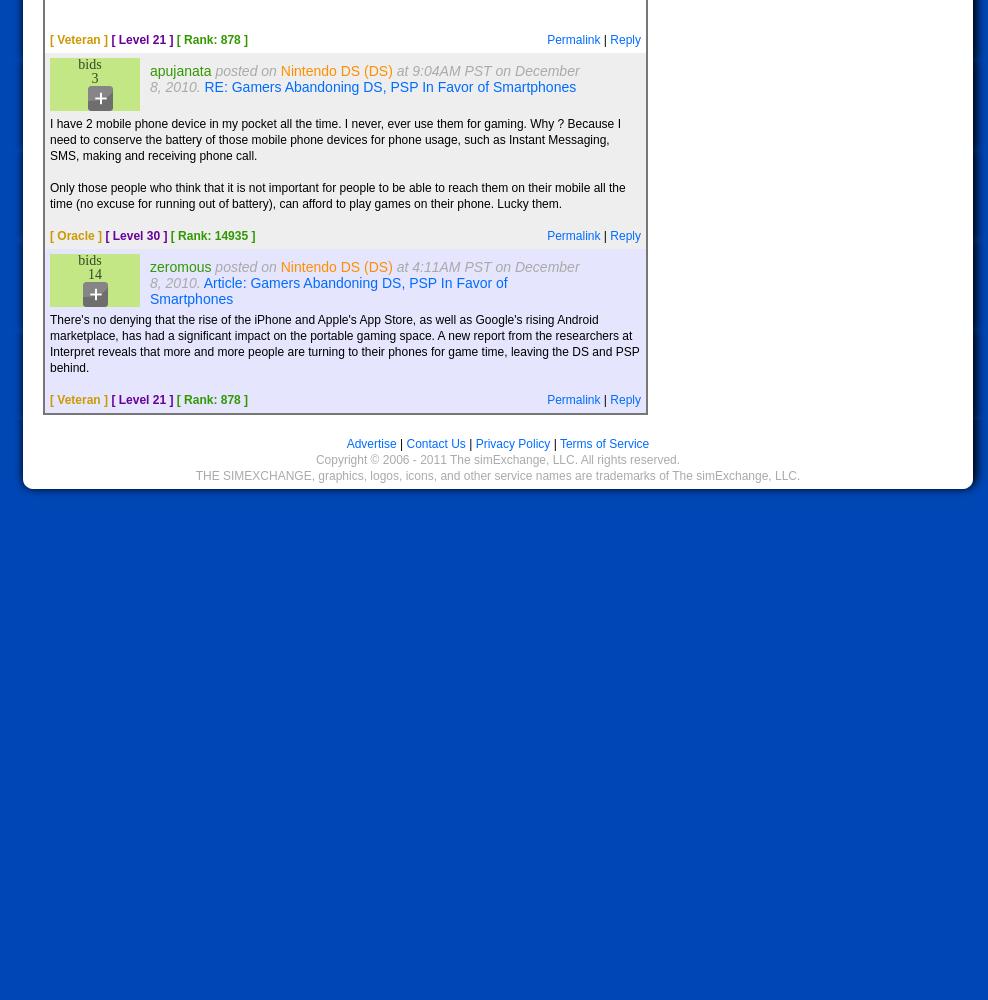 The width and height of the screenshot is (988, 1000). I want to click on 'at 9:04AM PST on December 8, 2010.', so click(364, 78).